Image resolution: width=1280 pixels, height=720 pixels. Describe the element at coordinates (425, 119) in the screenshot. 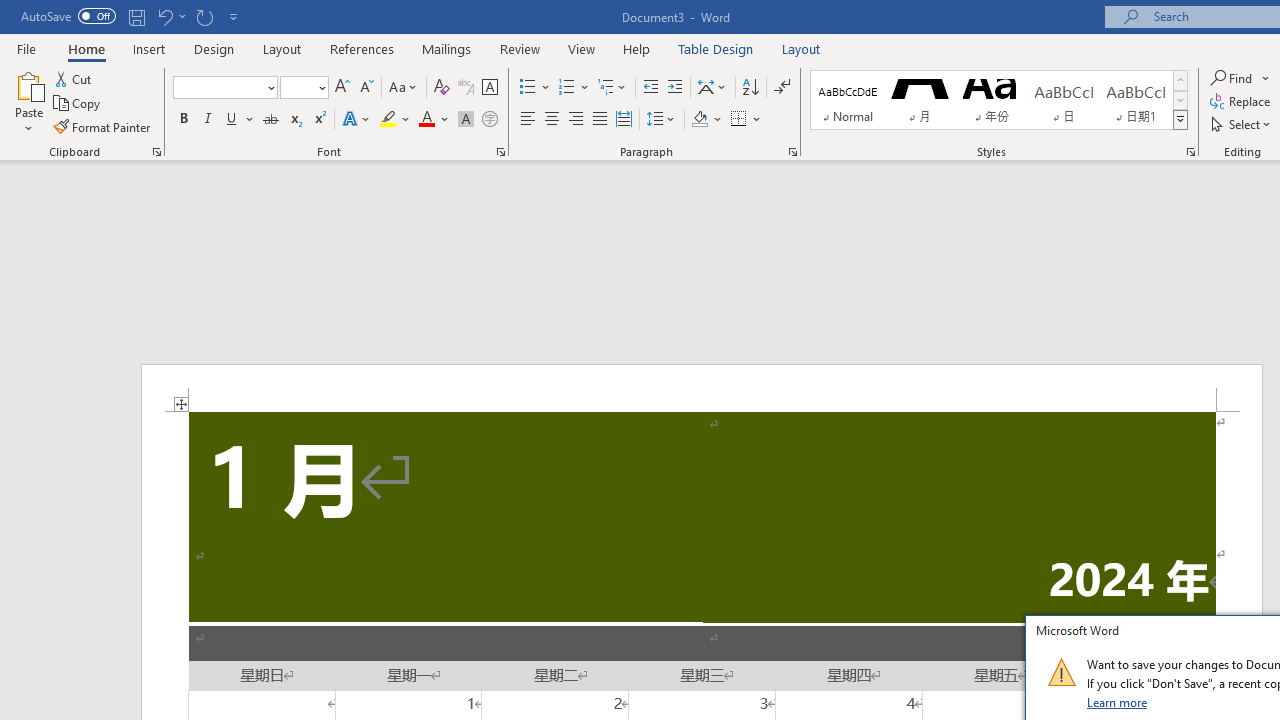

I see `'Font Color RGB(255, 0, 0)'` at that location.